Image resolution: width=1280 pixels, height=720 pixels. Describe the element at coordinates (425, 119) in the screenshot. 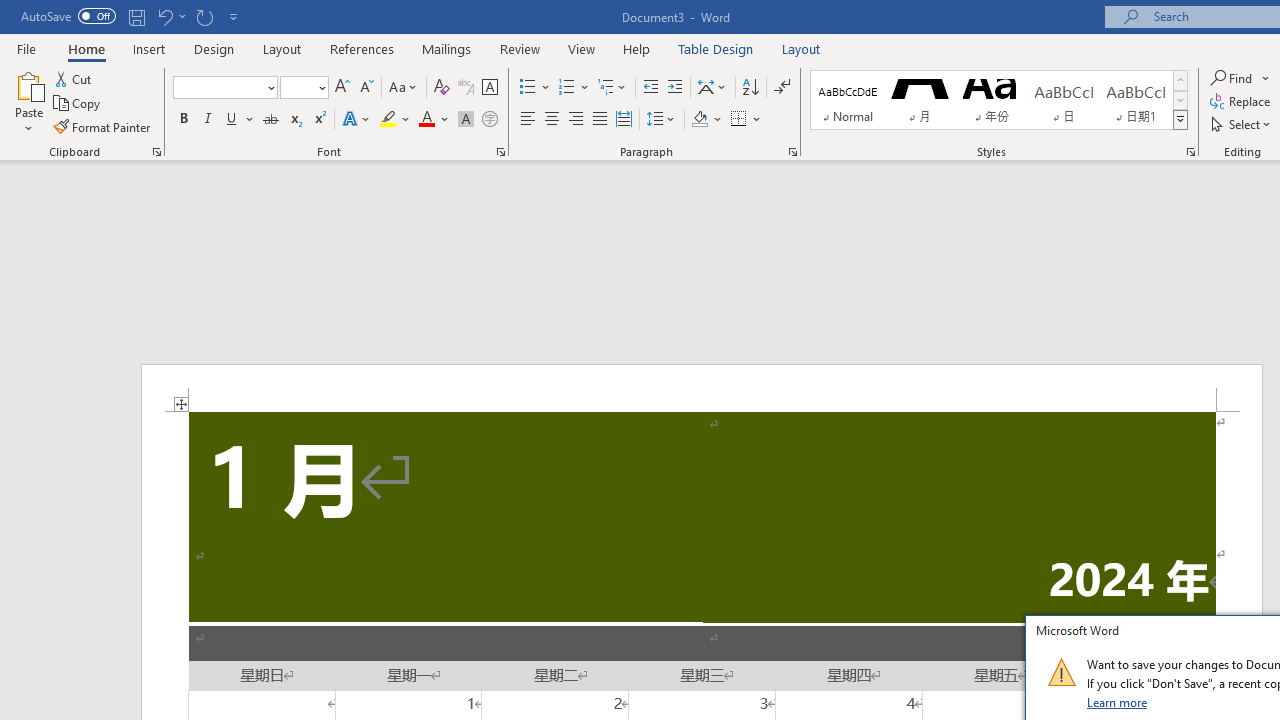

I see `'Font Color RGB(255, 0, 0)'` at that location.